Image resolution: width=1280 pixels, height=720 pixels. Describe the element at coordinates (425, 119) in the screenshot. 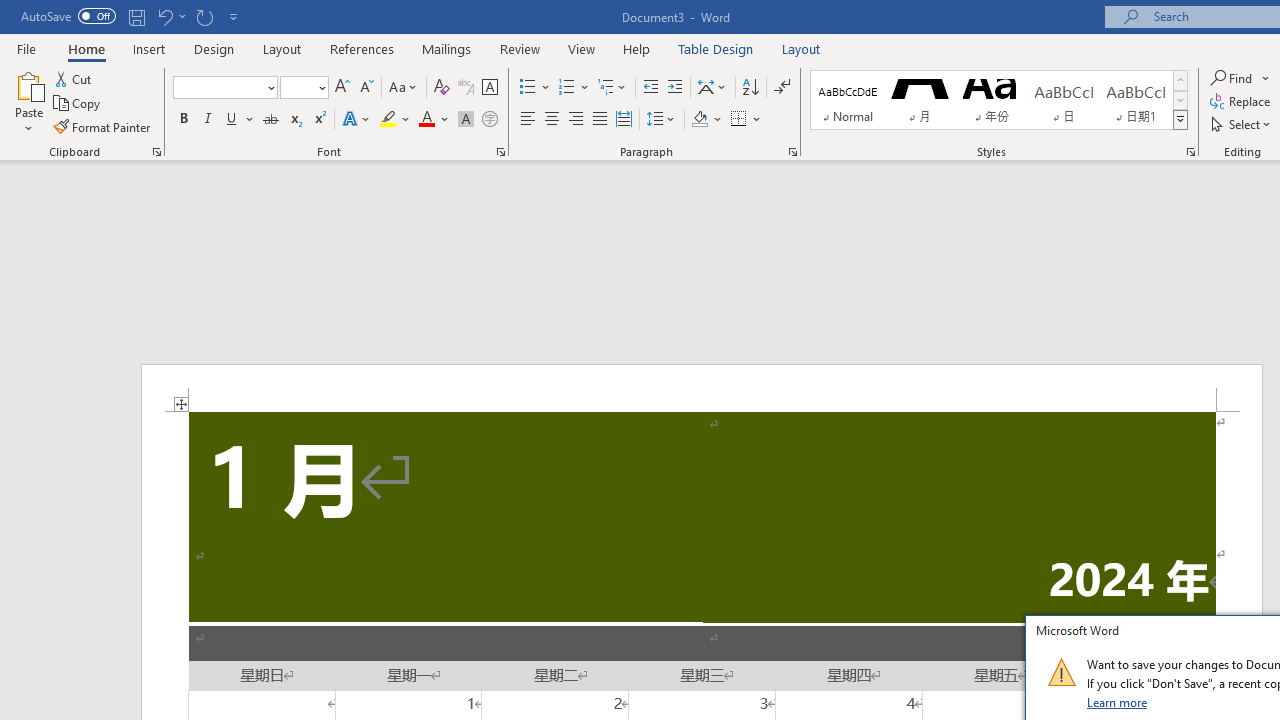

I see `'Font Color RGB(255, 0, 0)'` at that location.